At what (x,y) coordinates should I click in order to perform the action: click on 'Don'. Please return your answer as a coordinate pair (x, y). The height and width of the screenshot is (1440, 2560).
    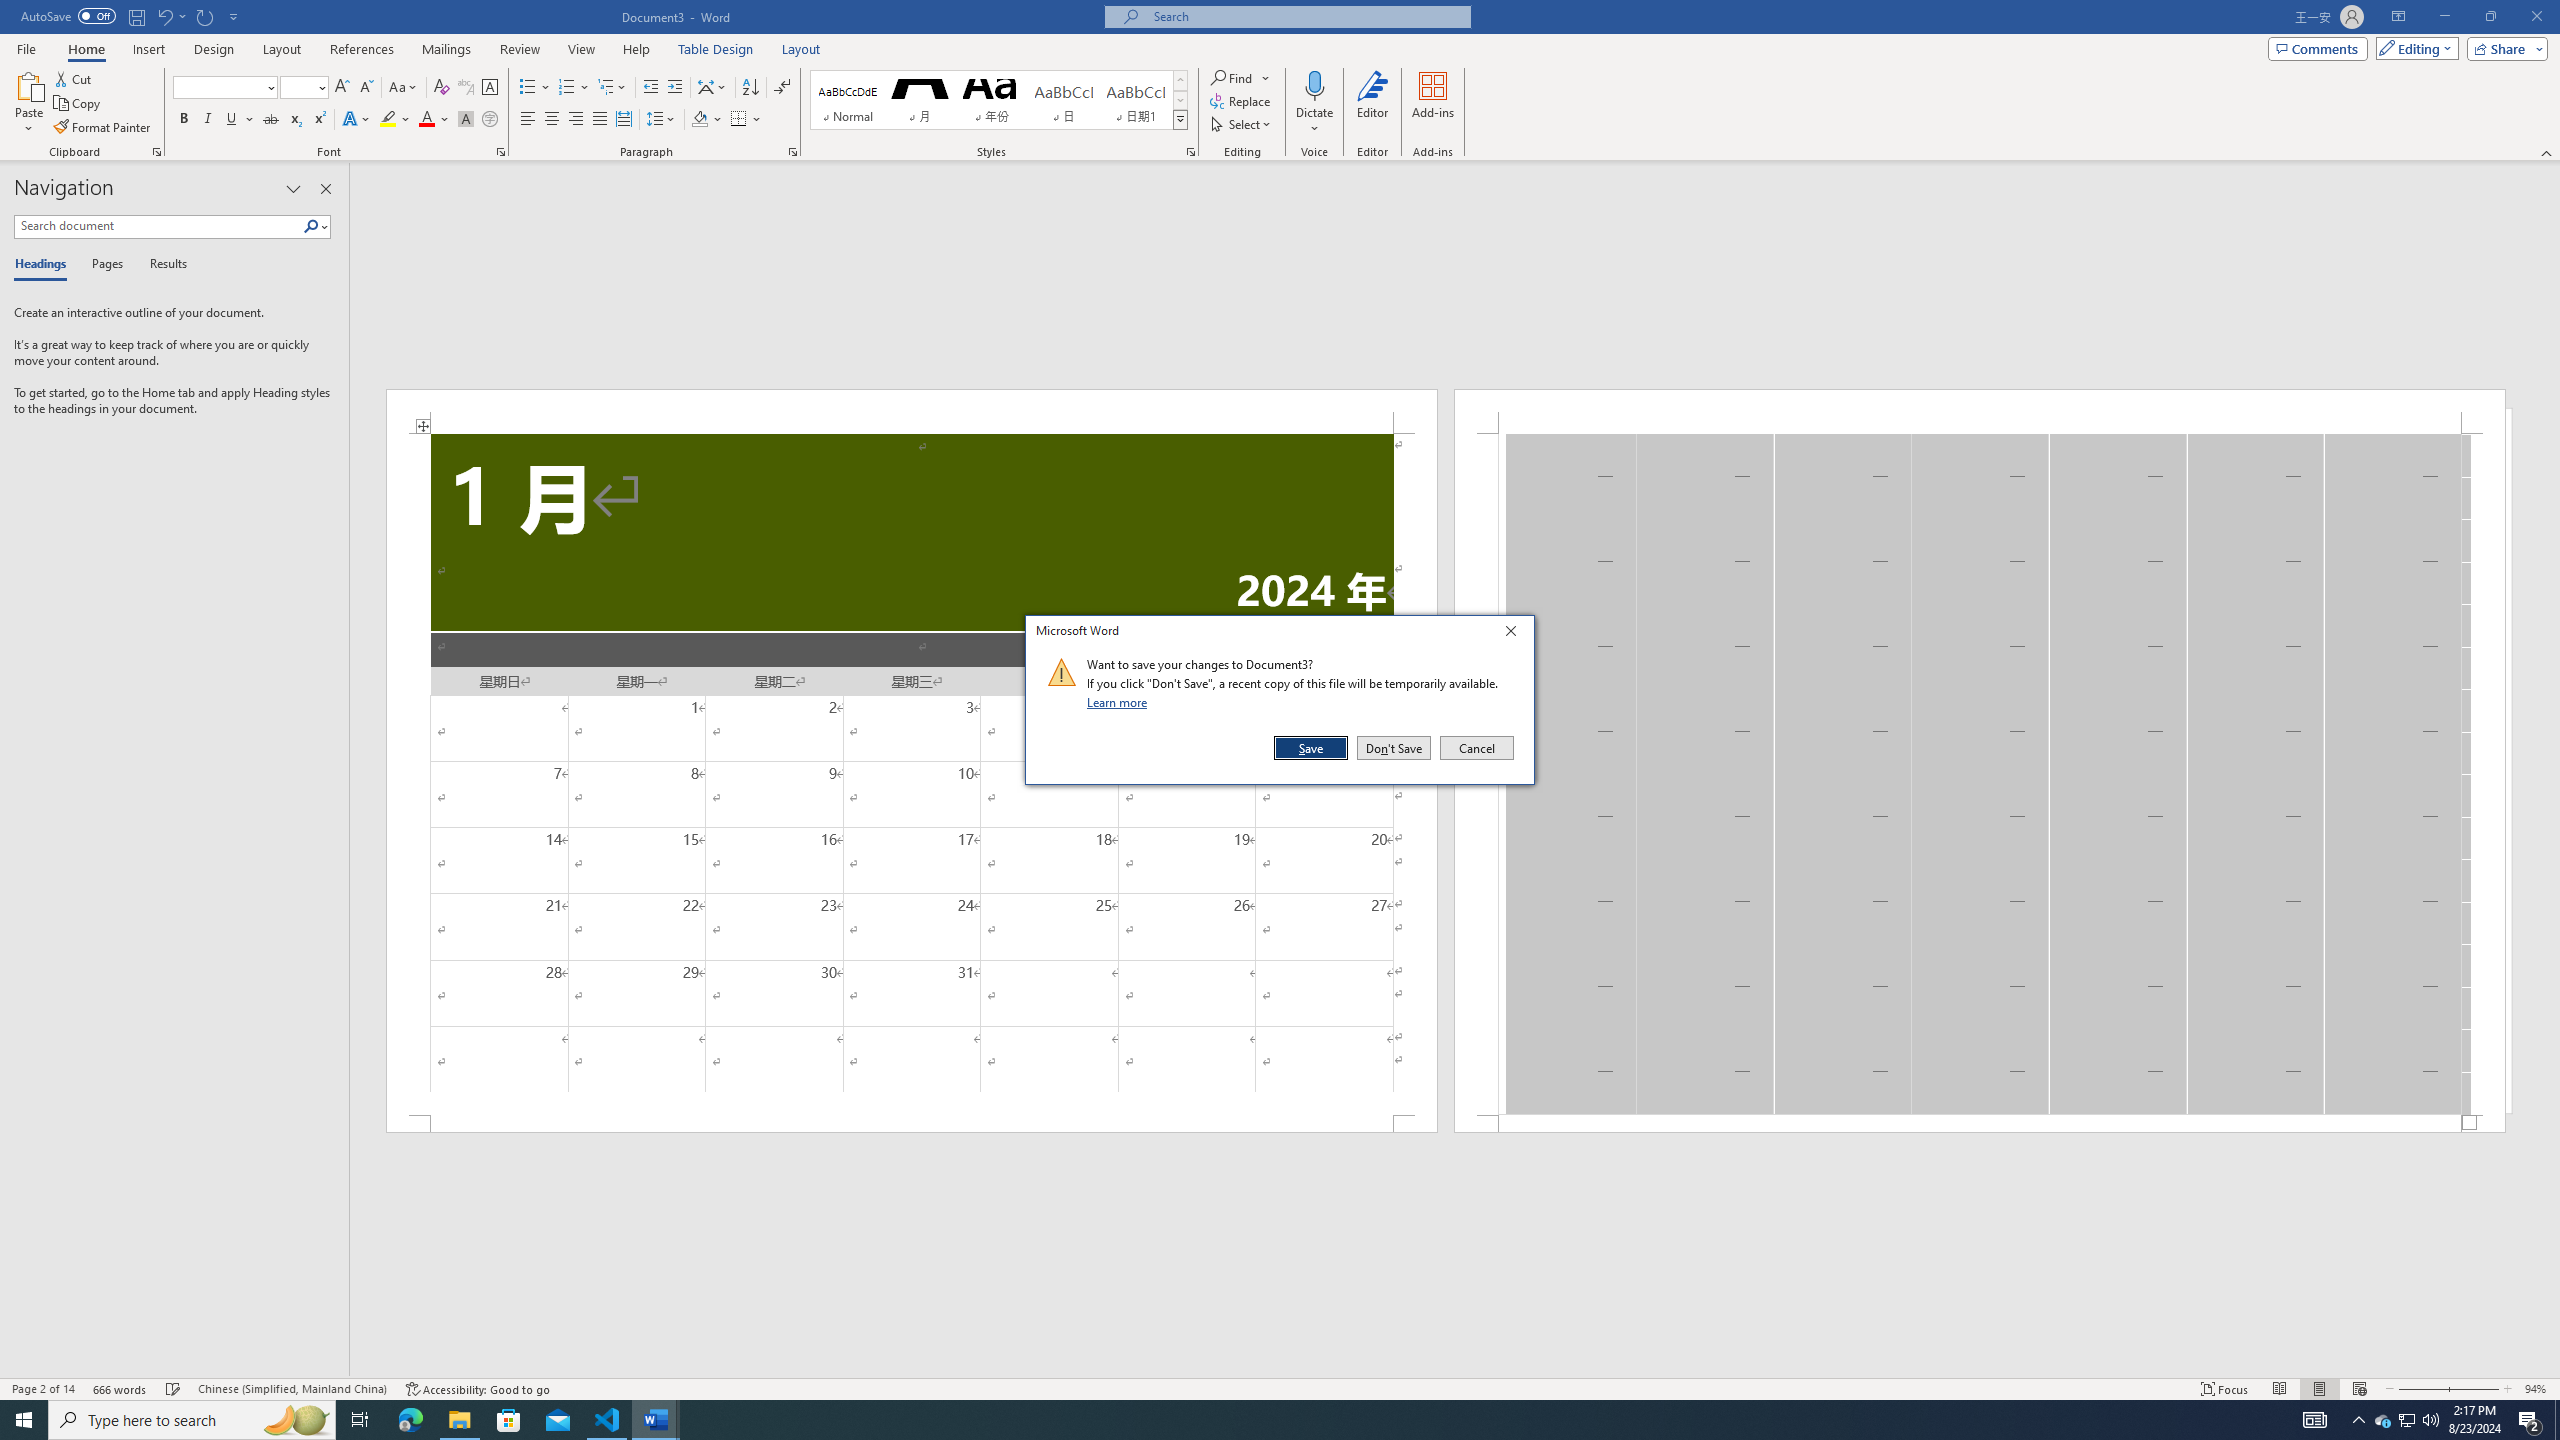
    Looking at the image, I should click on (1393, 747).